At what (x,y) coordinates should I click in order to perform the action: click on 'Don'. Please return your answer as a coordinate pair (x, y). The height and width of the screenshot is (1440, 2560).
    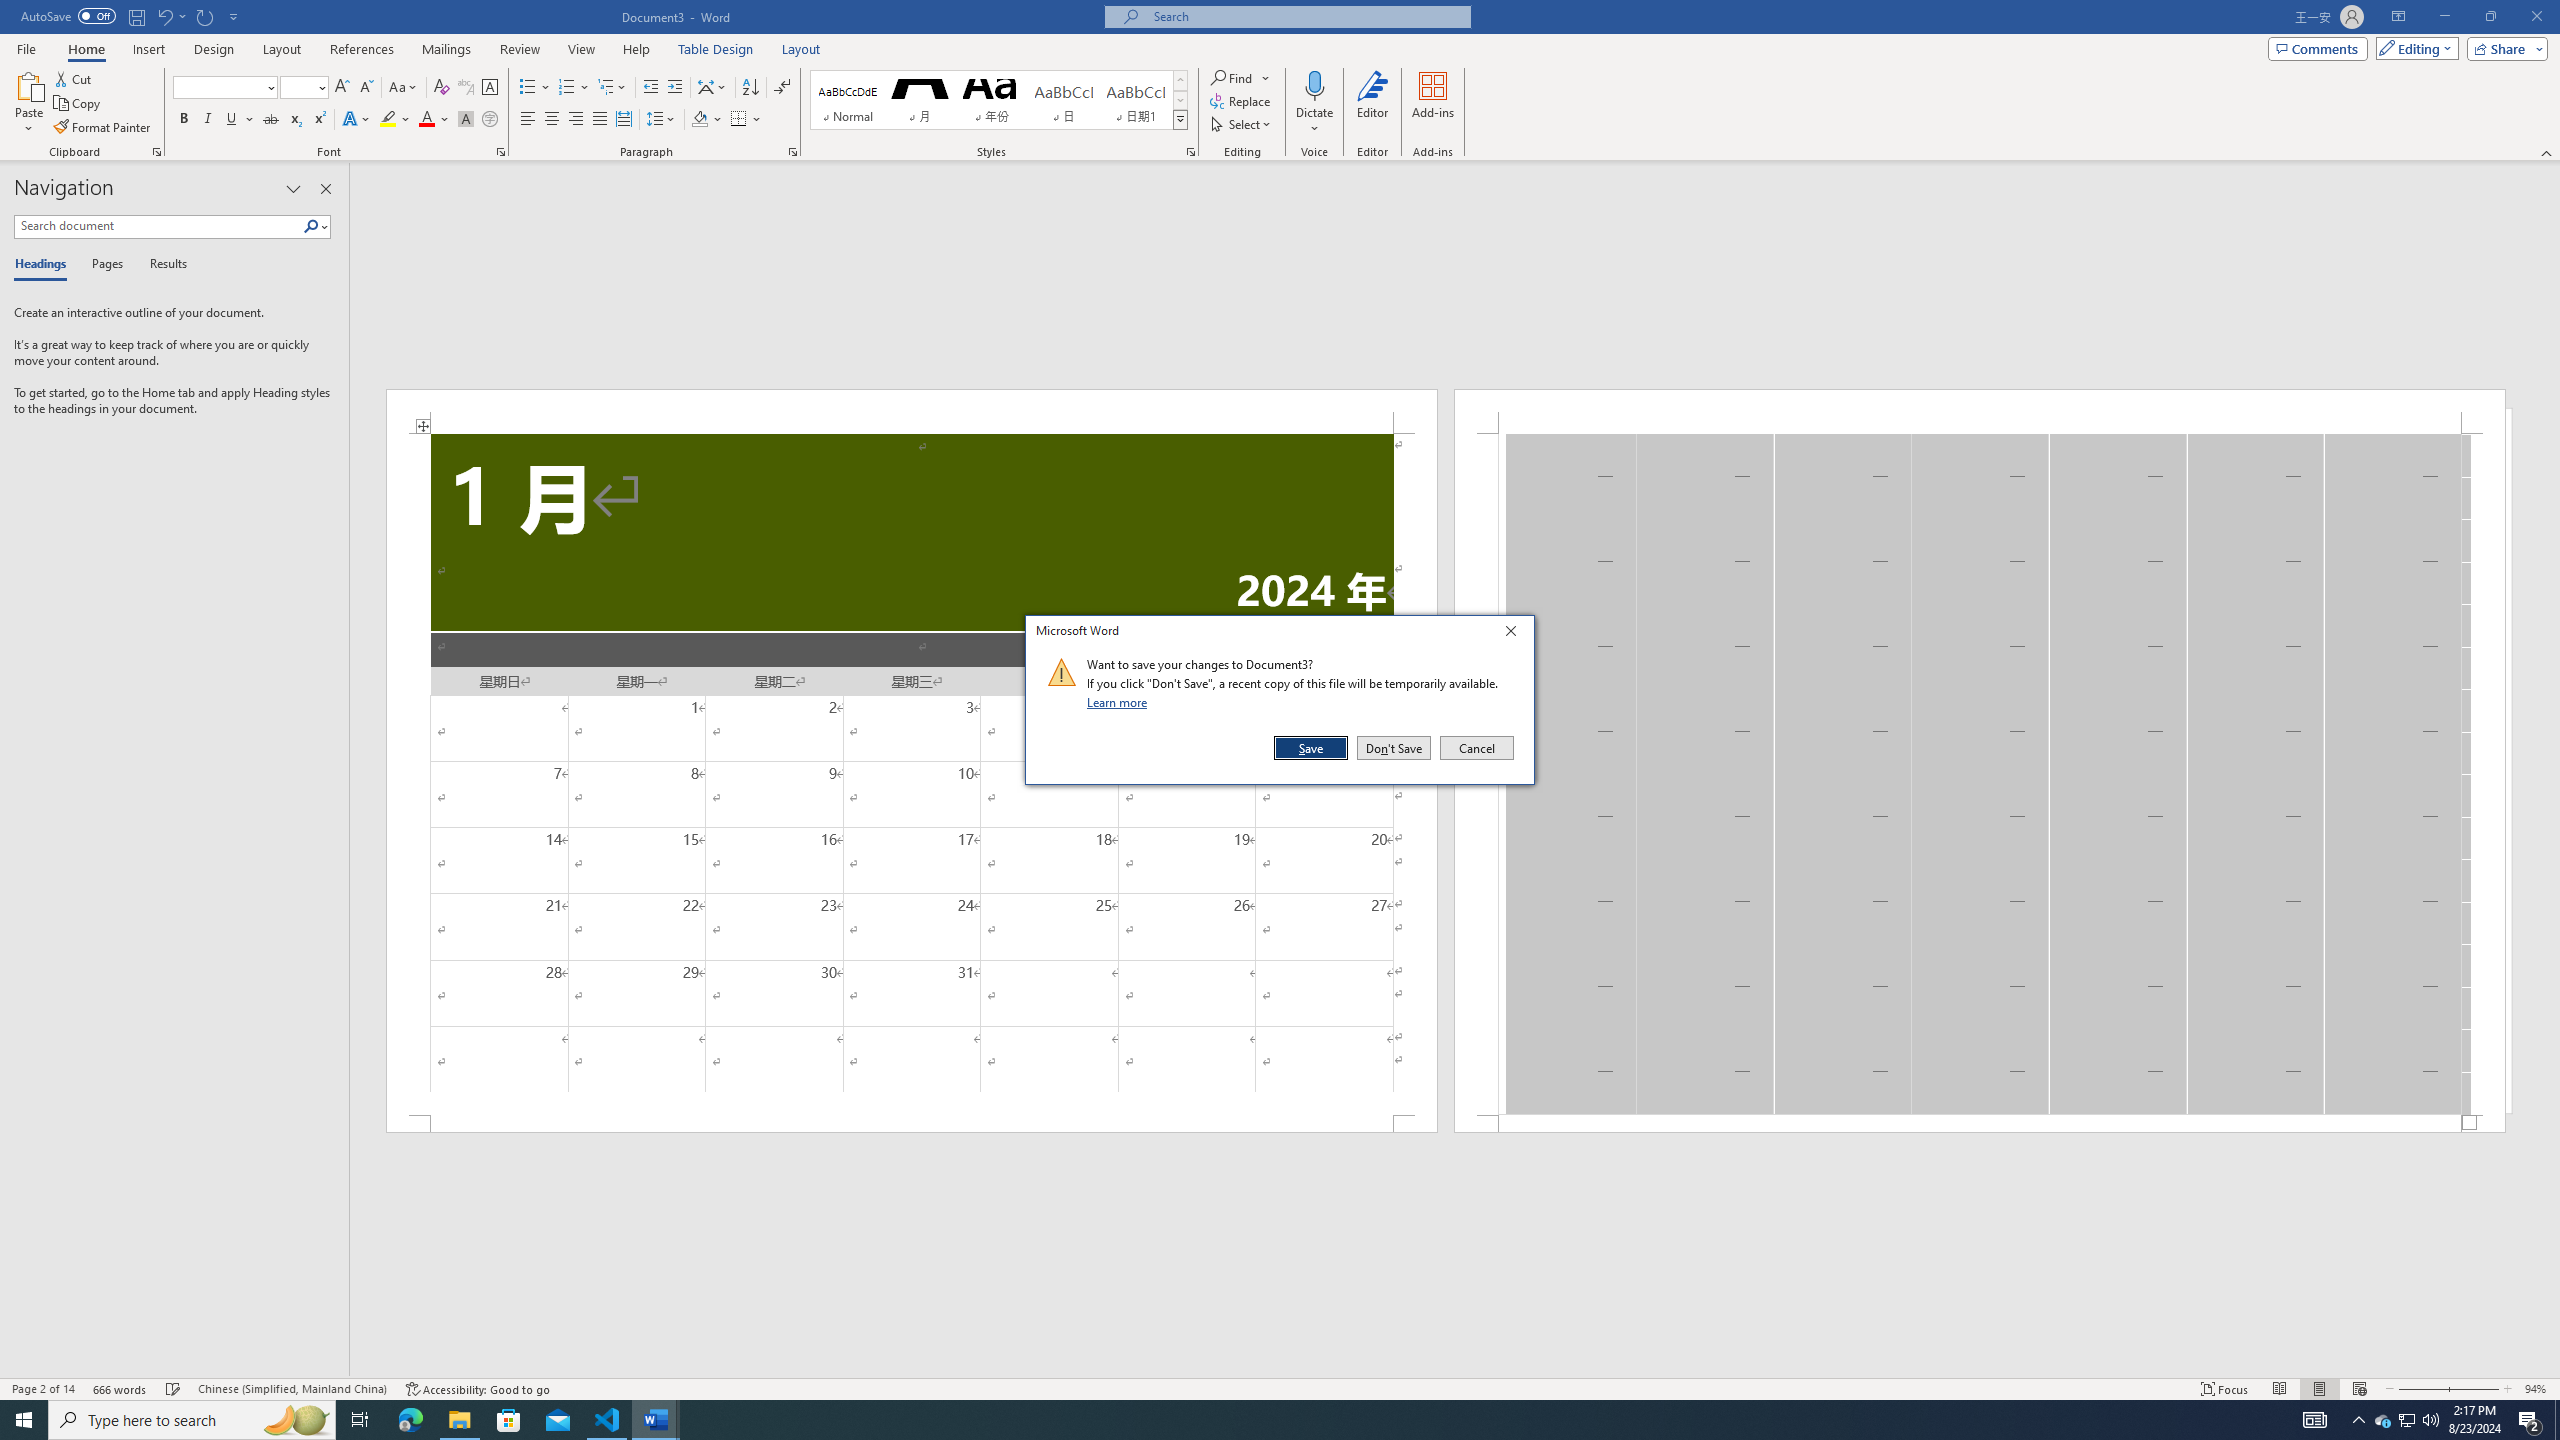
    Looking at the image, I should click on (1393, 747).